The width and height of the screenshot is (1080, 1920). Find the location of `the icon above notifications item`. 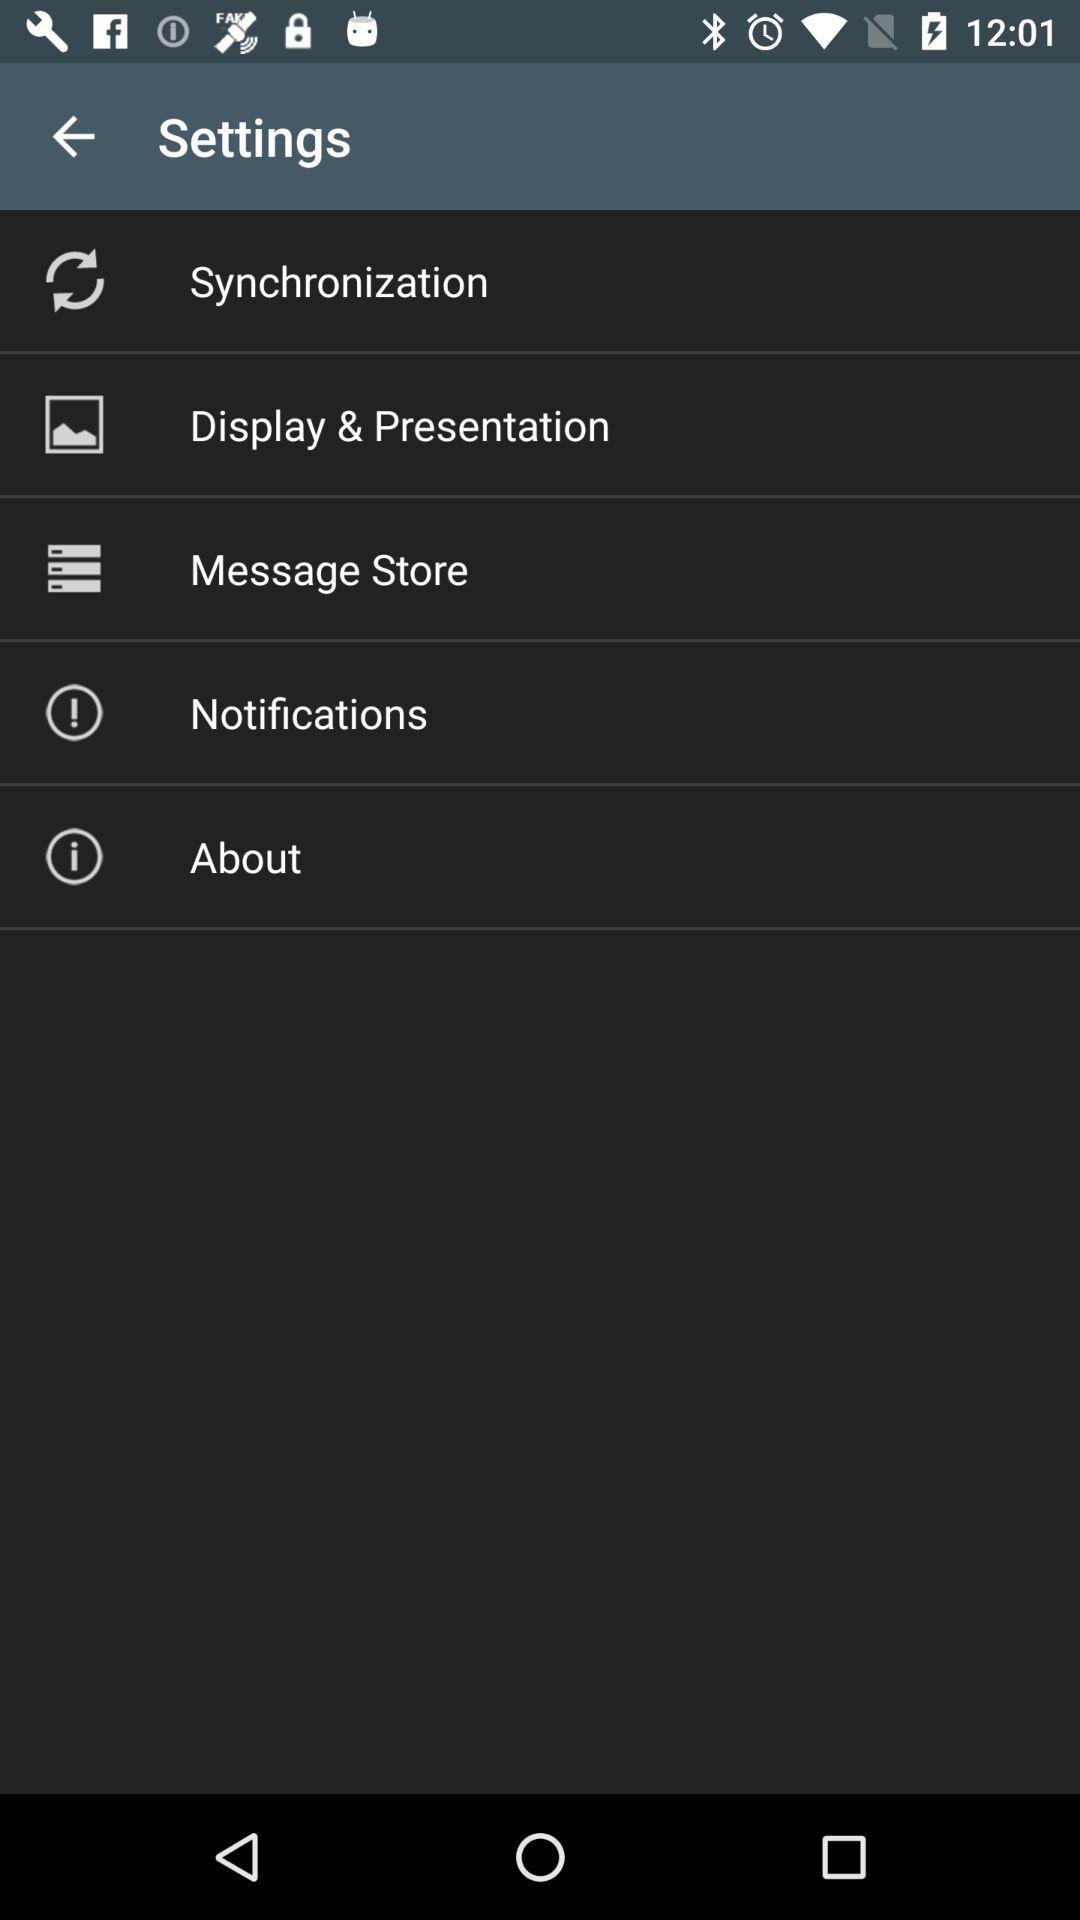

the icon above notifications item is located at coordinates (328, 567).